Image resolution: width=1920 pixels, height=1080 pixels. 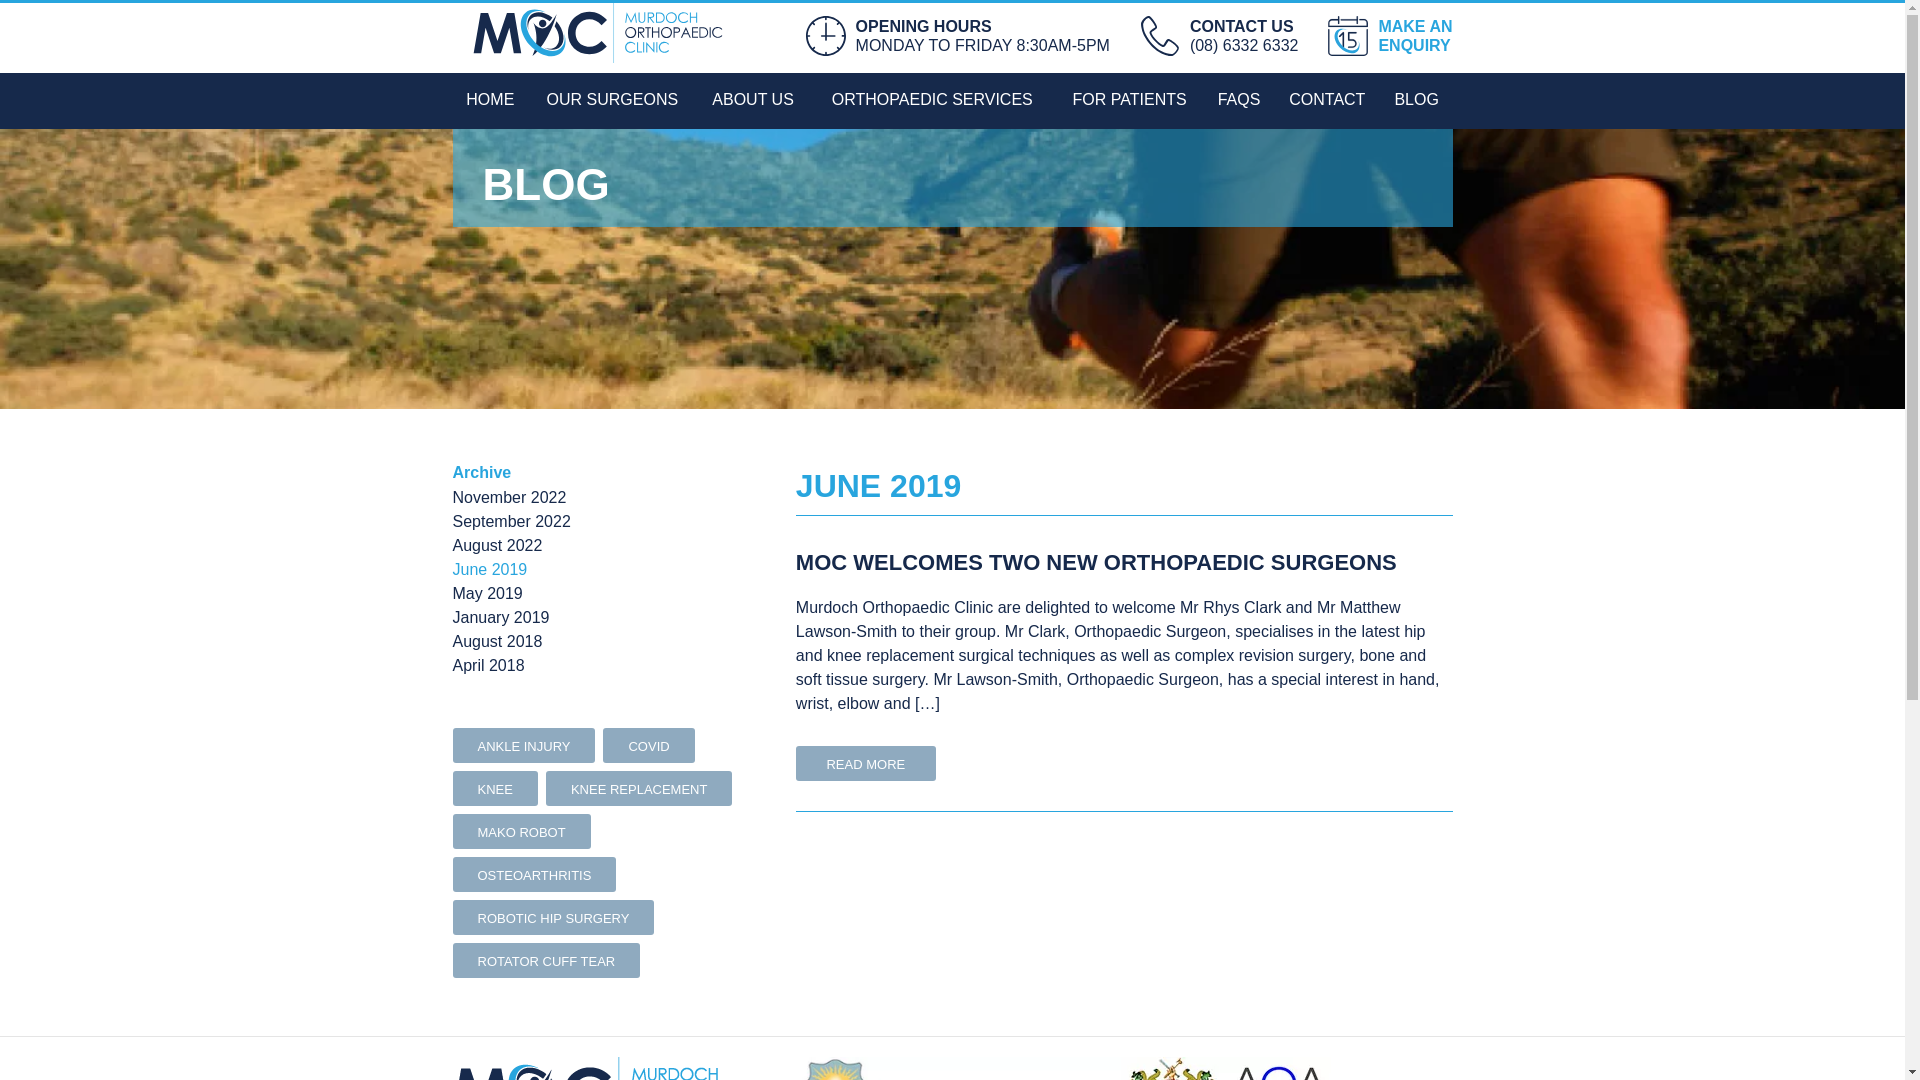 I want to click on 'ROTATOR CUFF TEAR', so click(x=546, y=959).